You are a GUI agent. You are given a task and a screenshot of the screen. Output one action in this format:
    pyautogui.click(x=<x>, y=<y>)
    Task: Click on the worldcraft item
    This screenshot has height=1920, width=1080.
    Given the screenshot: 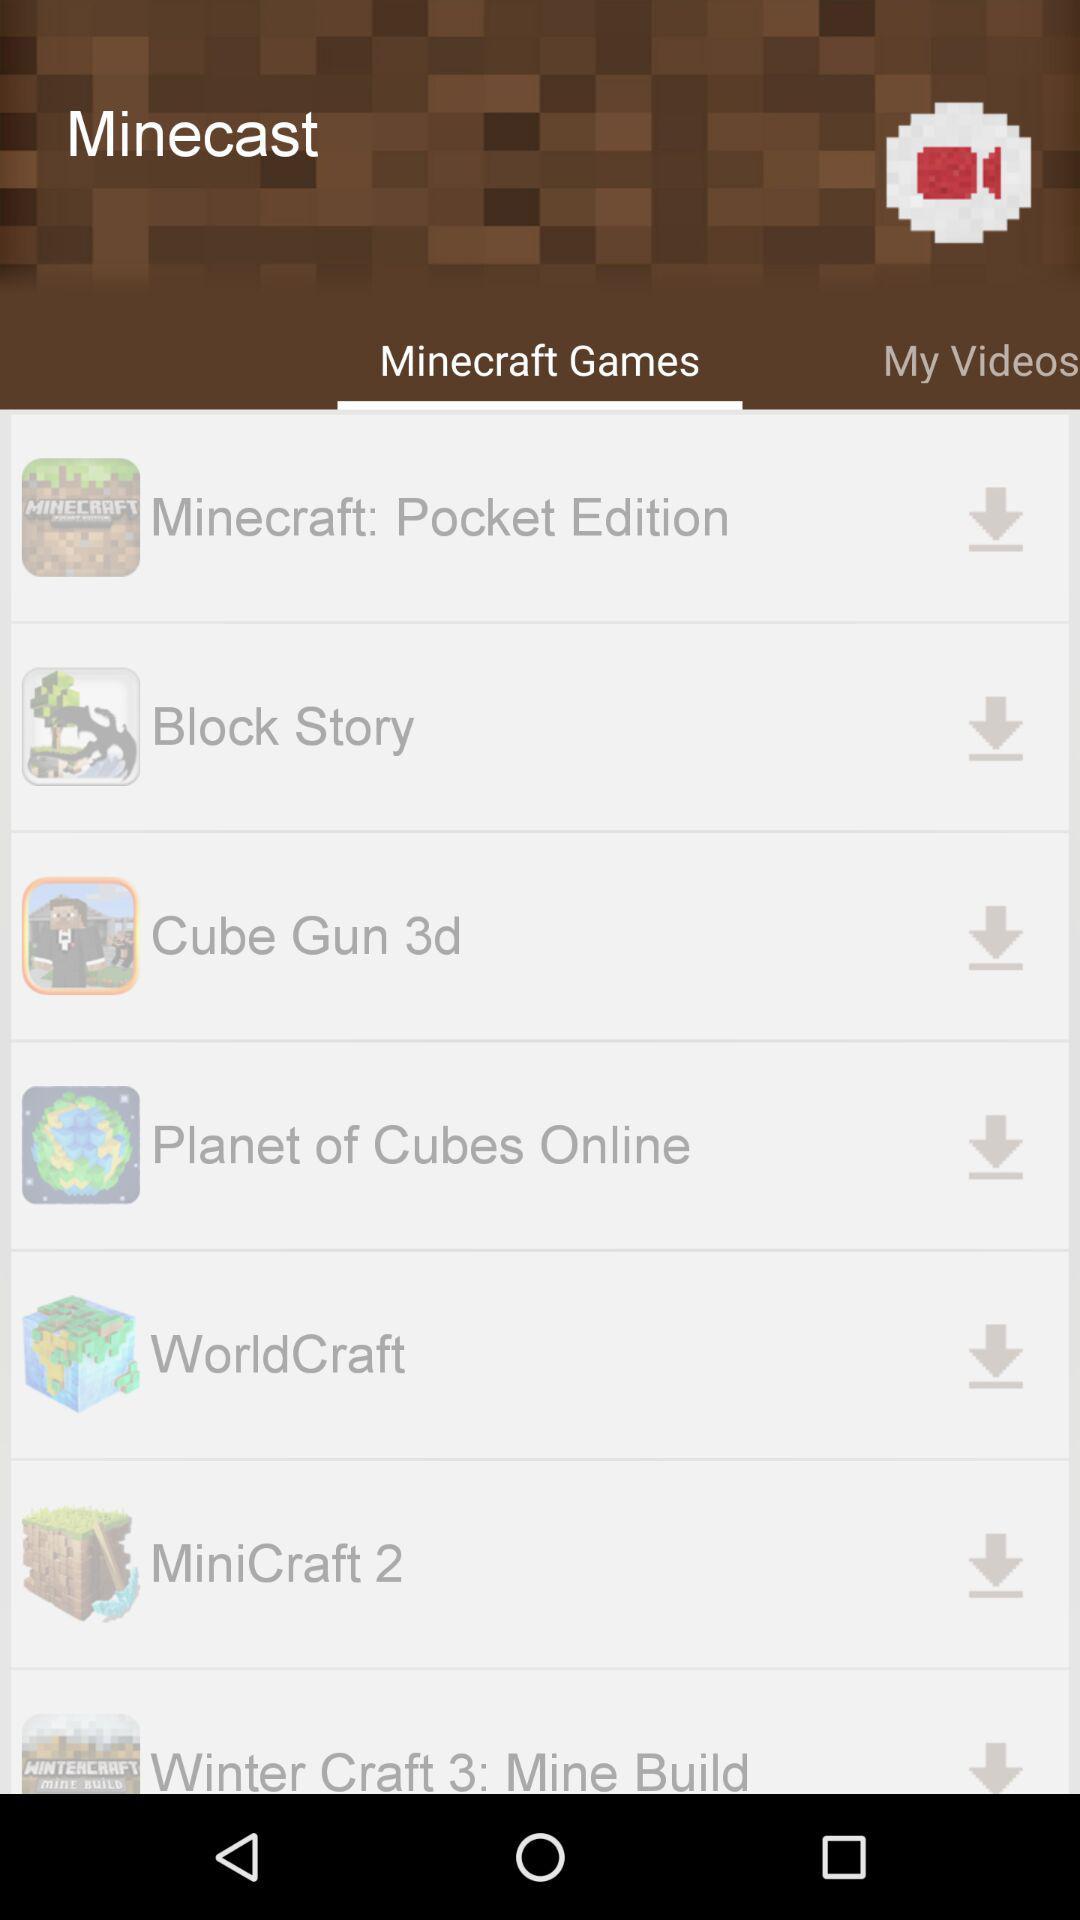 What is the action you would take?
    pyautogui.click(x=608, y=1354)
    